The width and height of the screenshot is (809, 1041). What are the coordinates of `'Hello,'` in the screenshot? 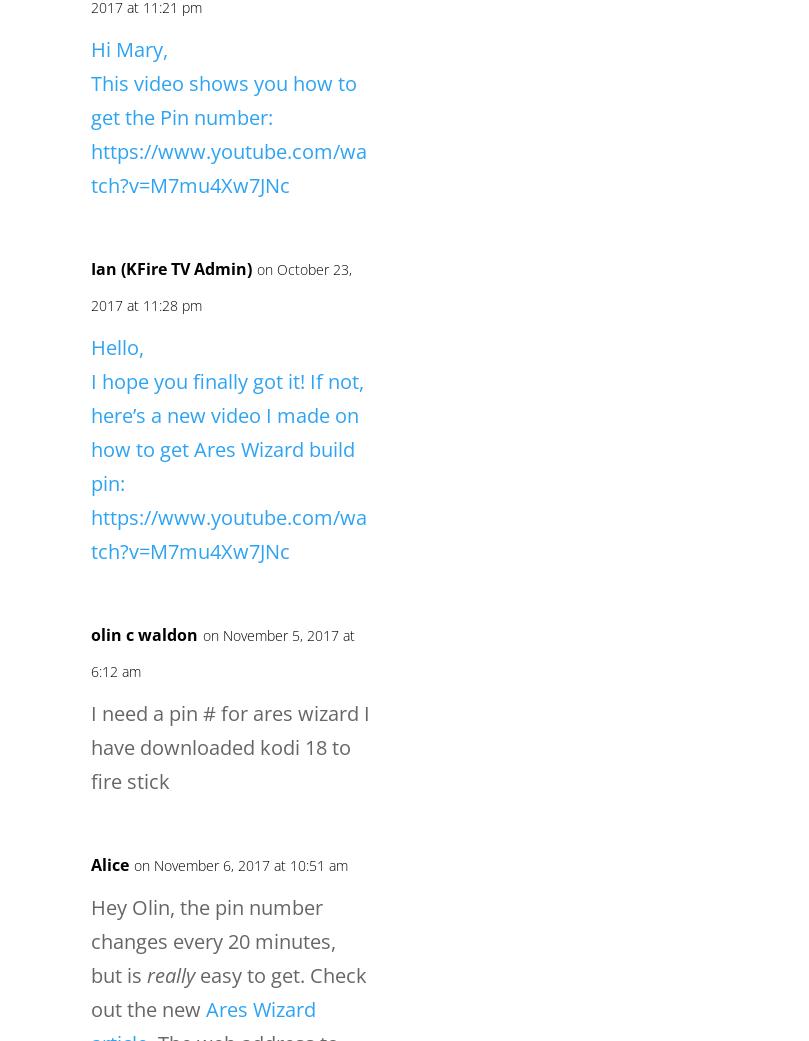 It's located at (91, 347).